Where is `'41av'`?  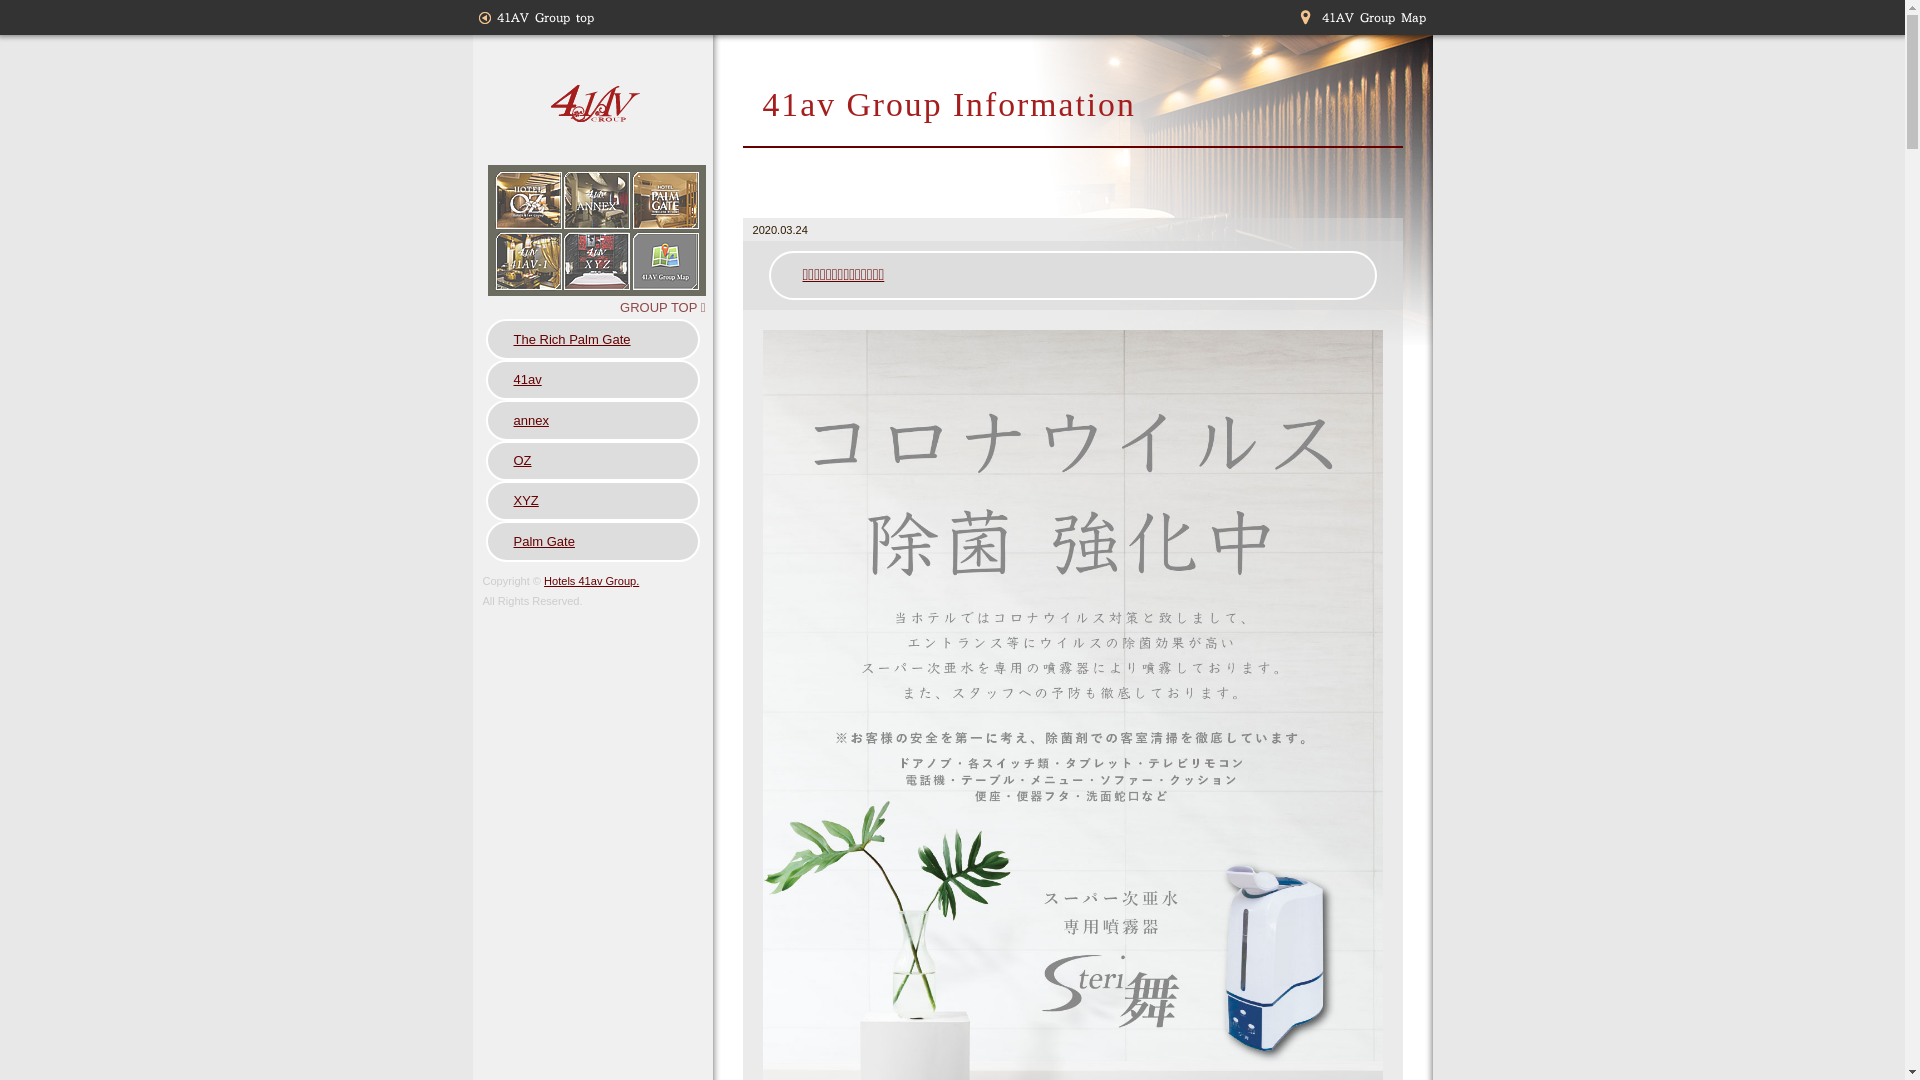
'41av' is located at coordinates (592, 380).